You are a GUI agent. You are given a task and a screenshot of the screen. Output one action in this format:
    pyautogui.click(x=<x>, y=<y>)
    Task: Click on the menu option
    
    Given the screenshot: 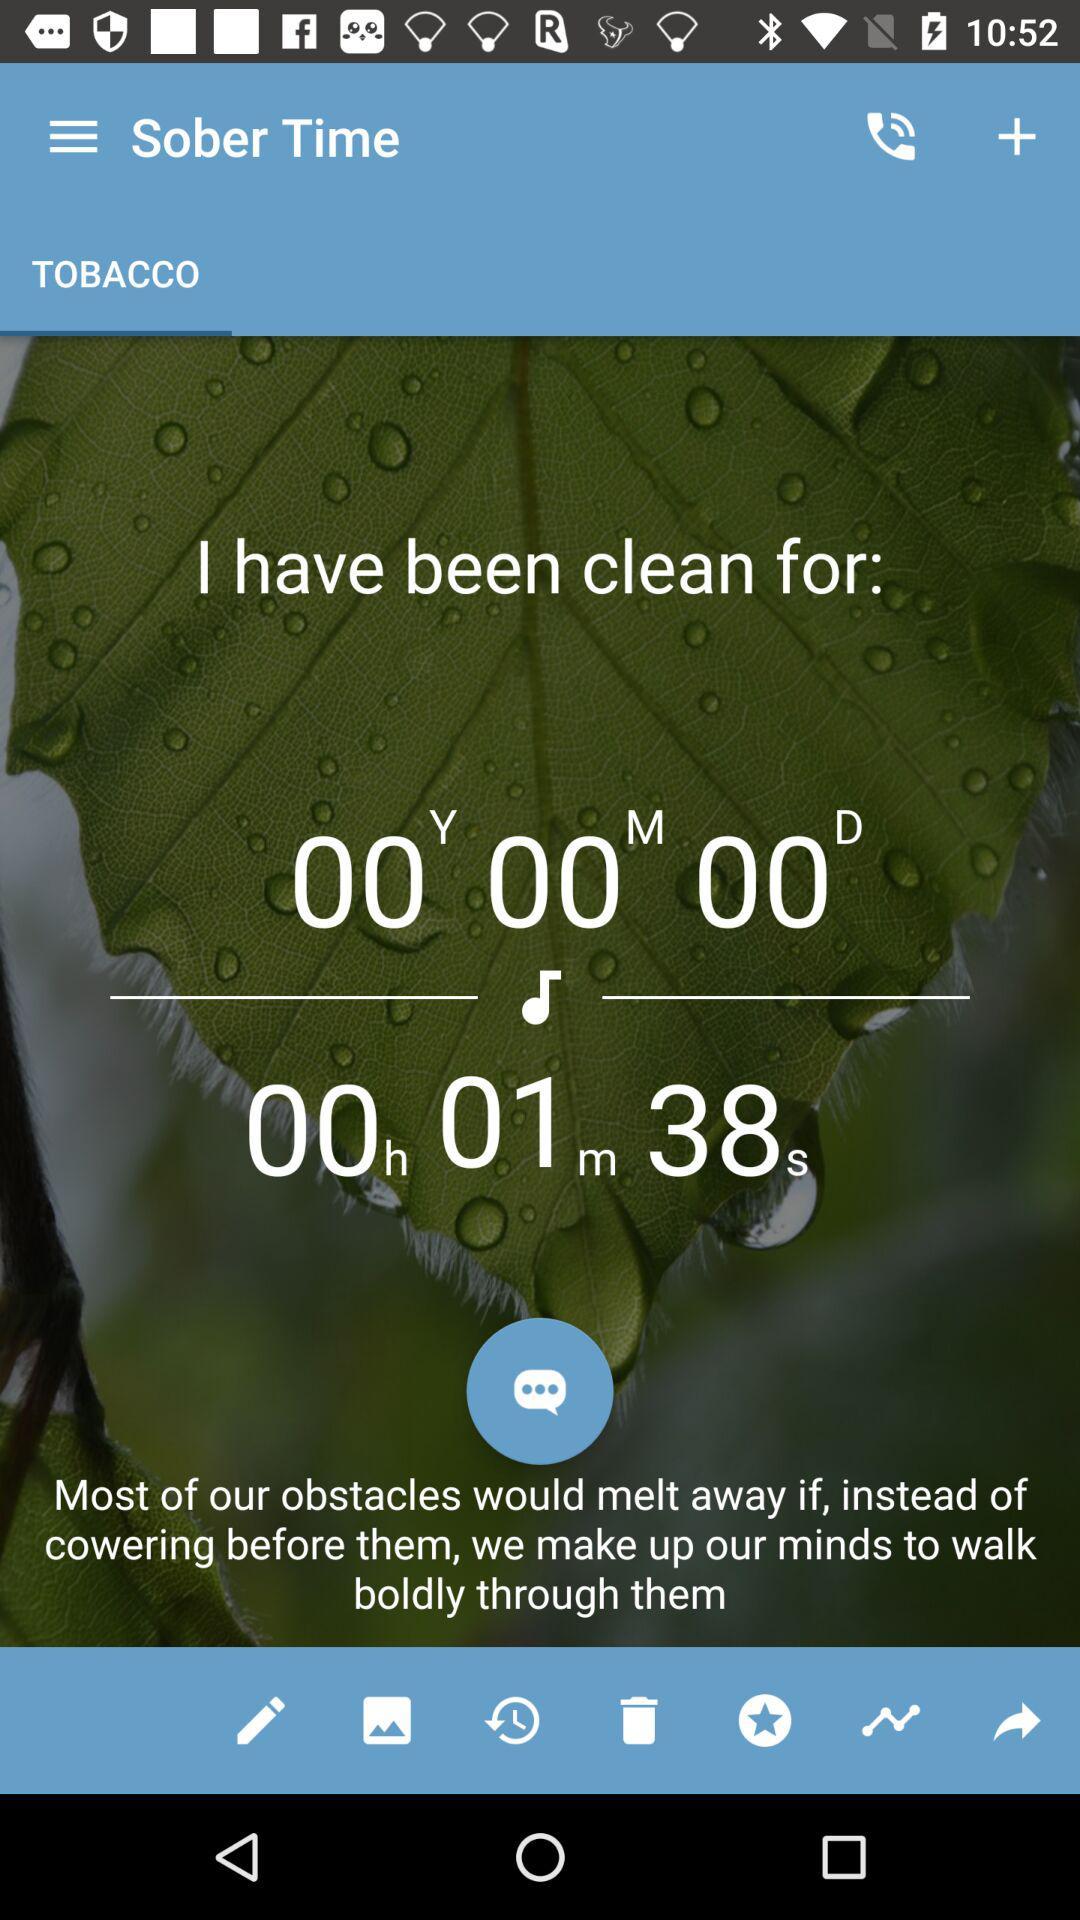 What is the action you would take?
    pyautogui.click(x=72, y=135)
    